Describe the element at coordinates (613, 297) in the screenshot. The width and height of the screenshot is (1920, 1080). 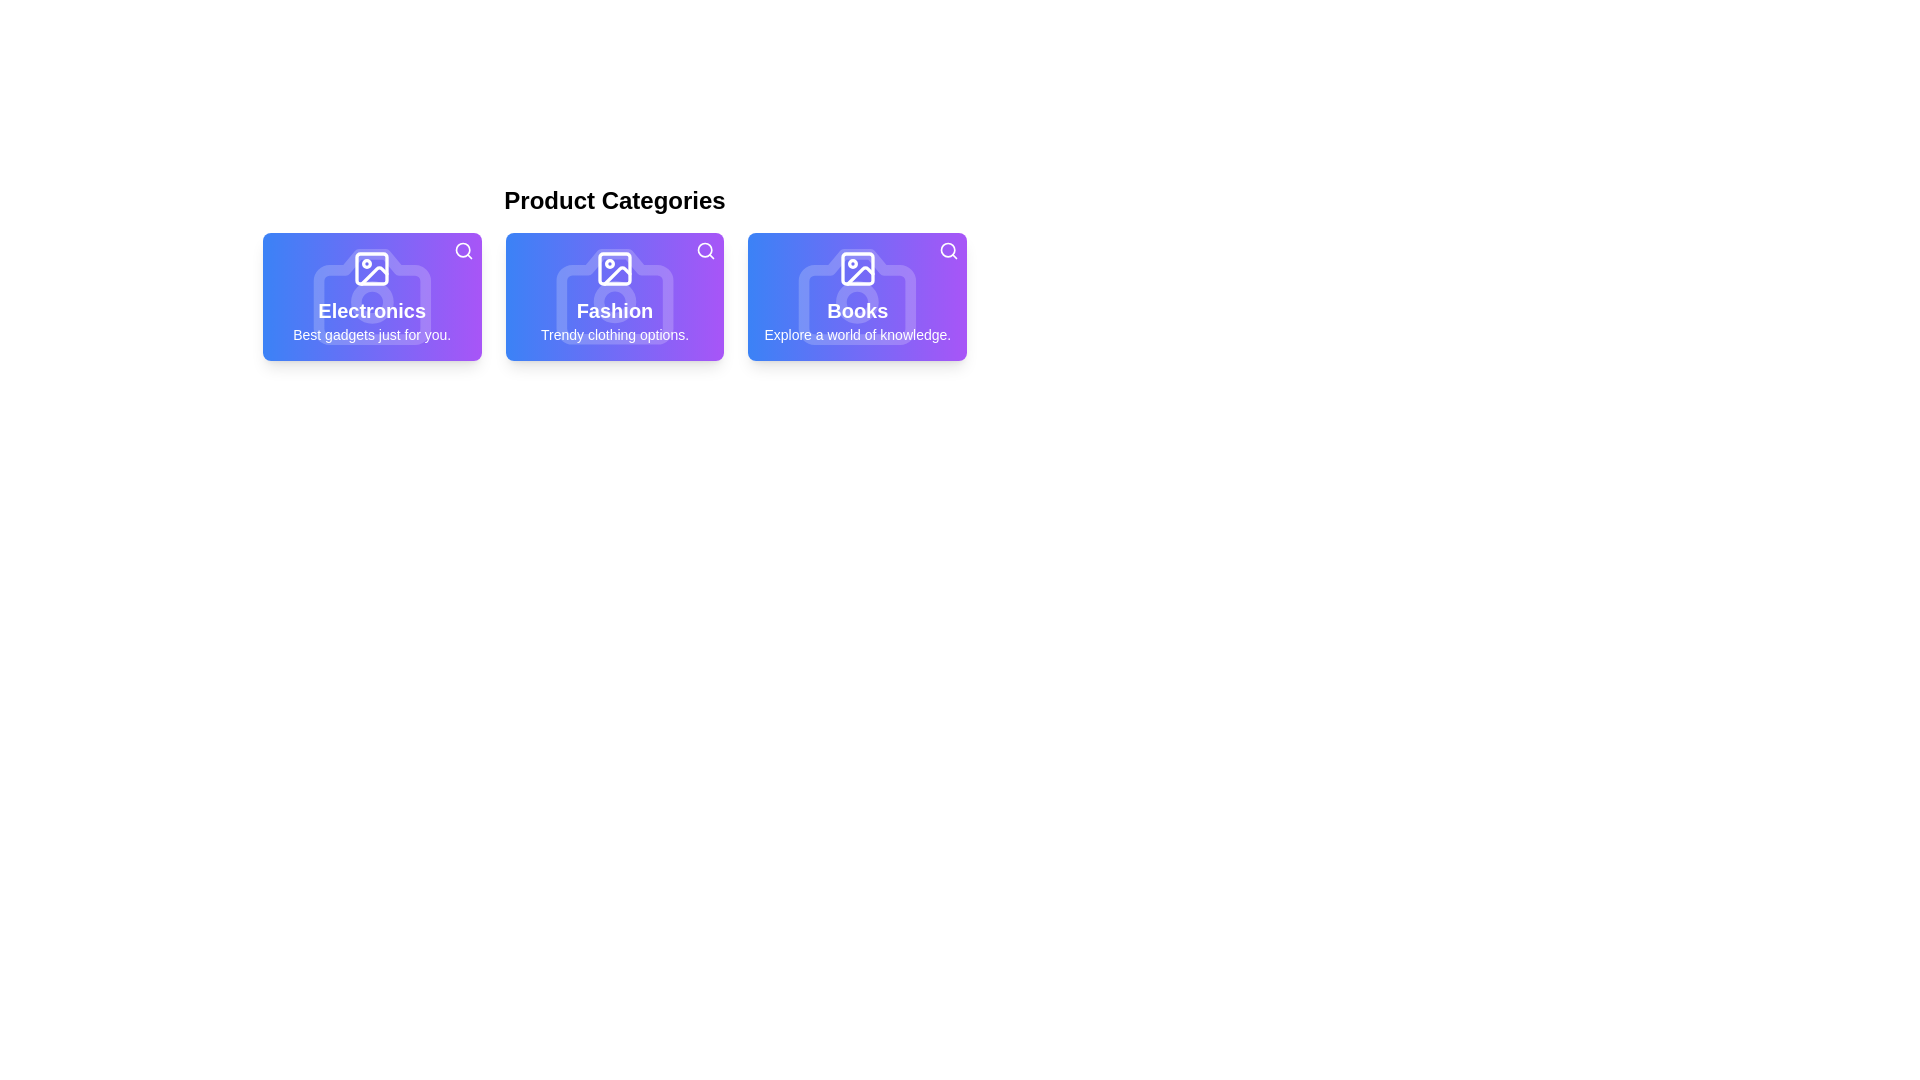
I see `the Text block describing 'Fashion' products with the supplementary description of 'Trendy clothing options', located in the second card from the left in the row below the title 'Product Categories'` at that location.